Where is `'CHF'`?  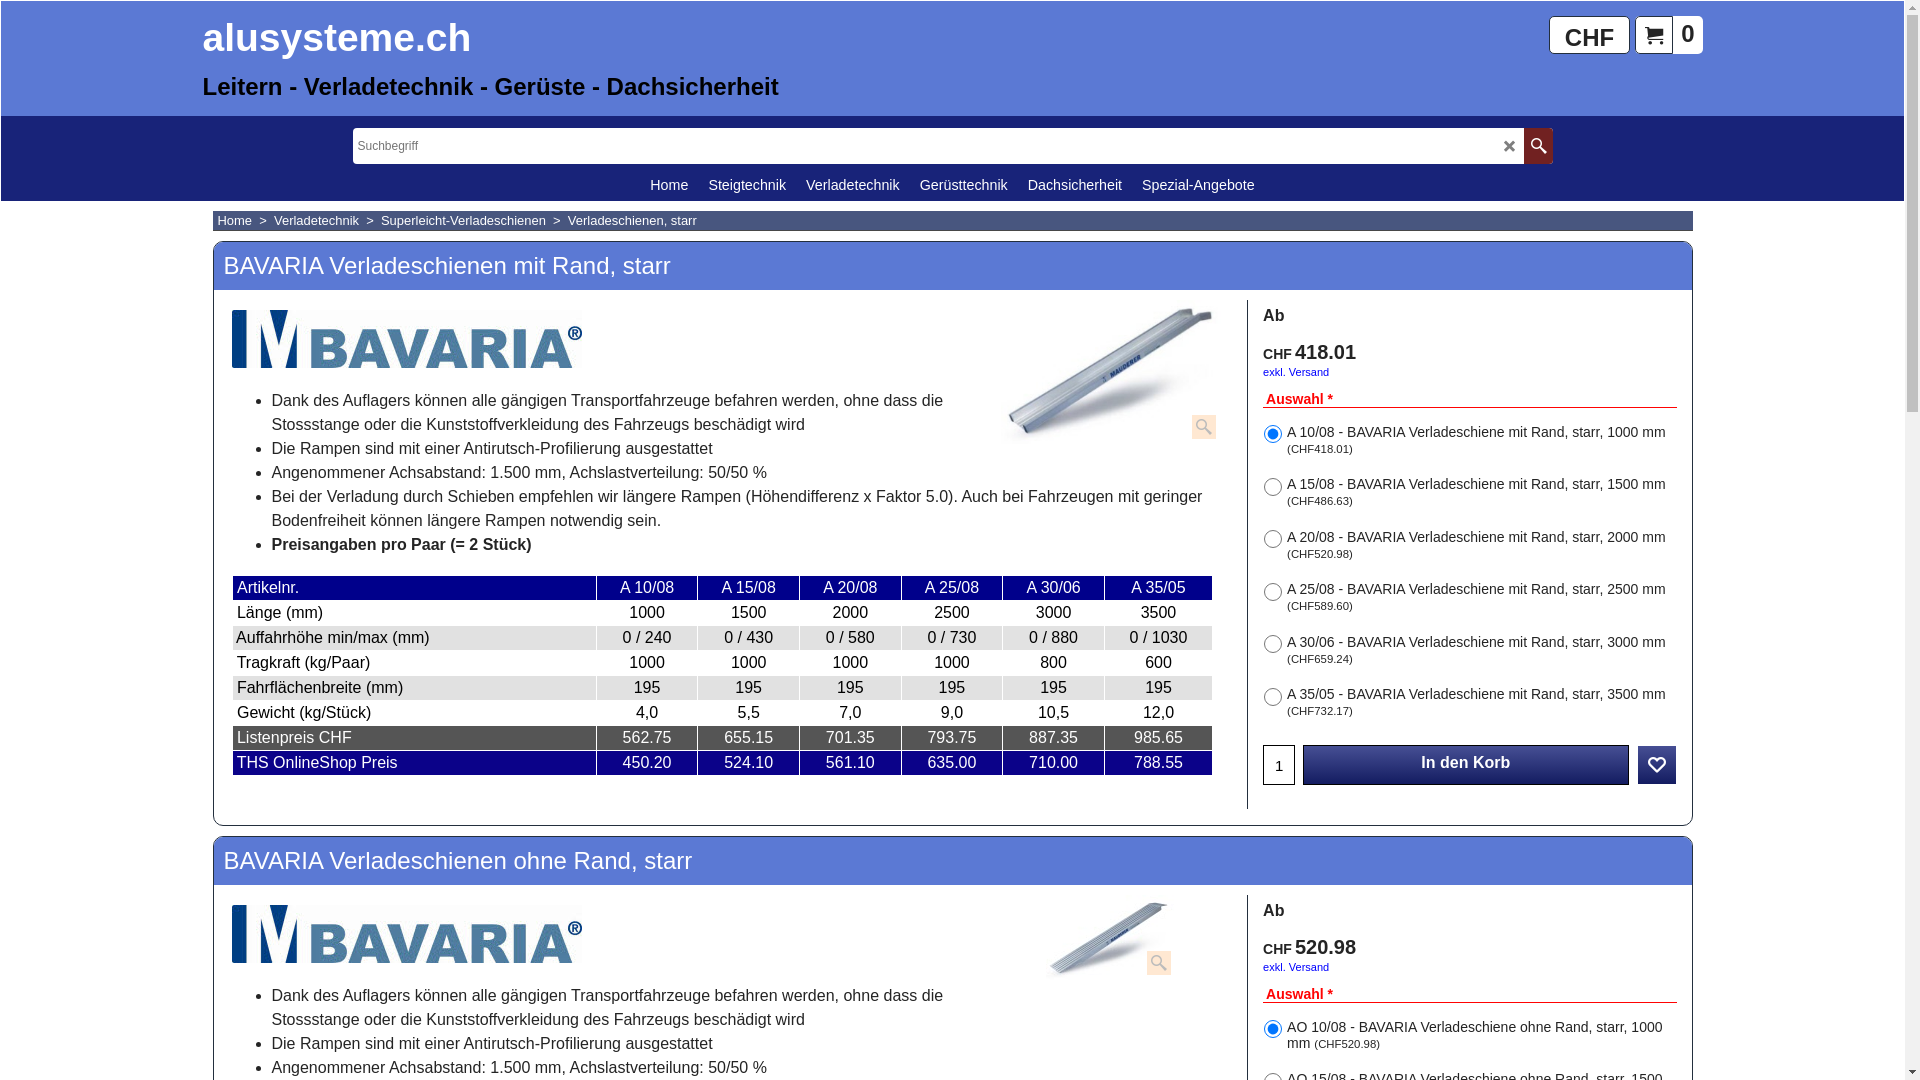
'CHF' is located at coordinates (1548, 34).